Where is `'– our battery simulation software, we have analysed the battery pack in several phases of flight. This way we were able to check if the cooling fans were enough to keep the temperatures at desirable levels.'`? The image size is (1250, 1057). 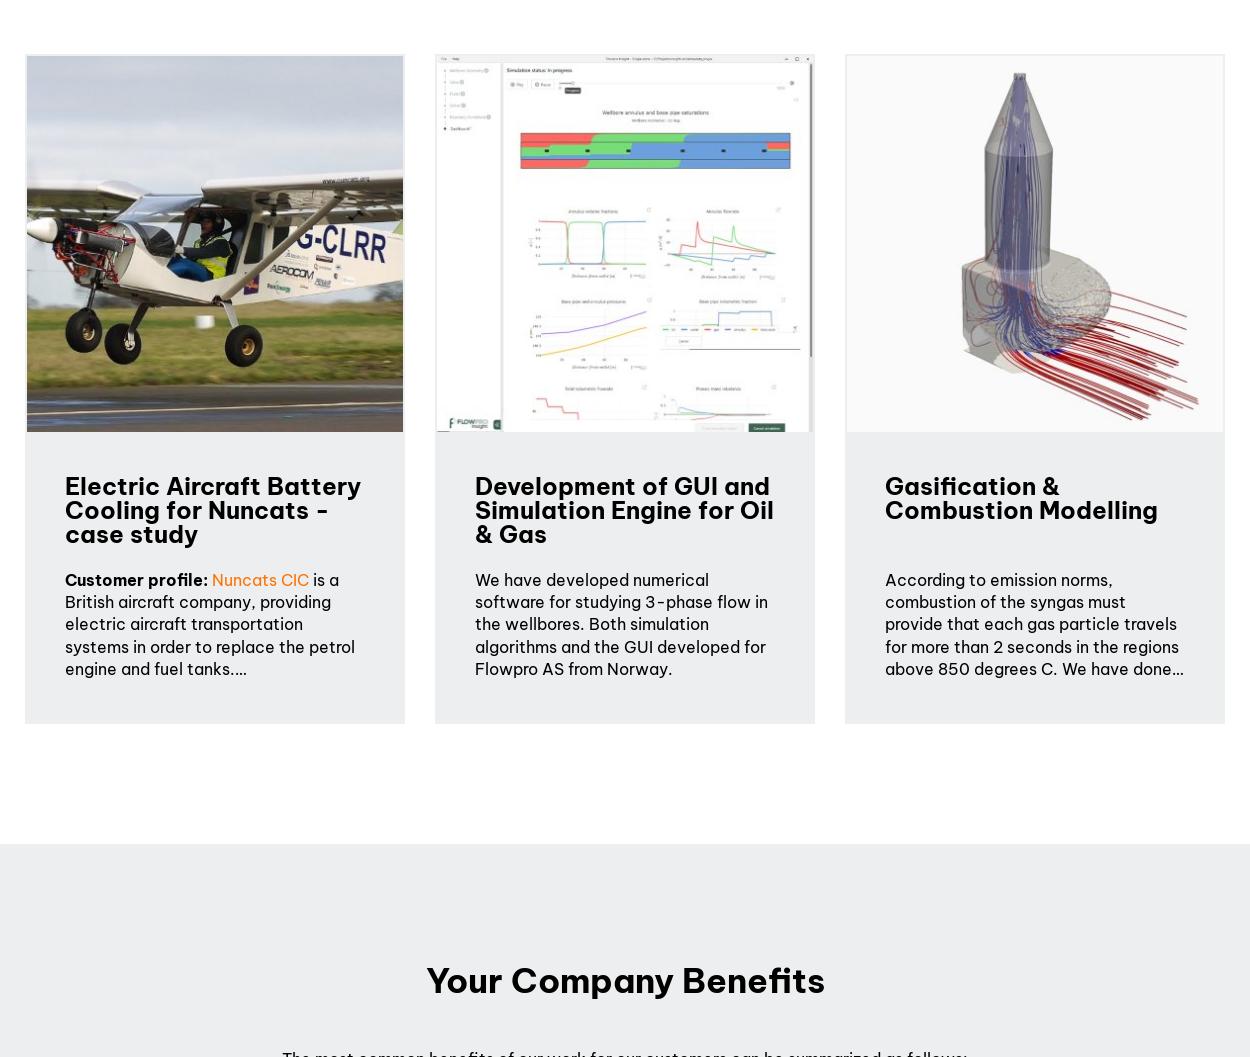 '– our battery simulation software, we have analysed the battery pack in several phases of flight. This way we were able to check if the cooling fans were enough to keep the temperatures at desirable levels.' is located at coordinates (213, 899).